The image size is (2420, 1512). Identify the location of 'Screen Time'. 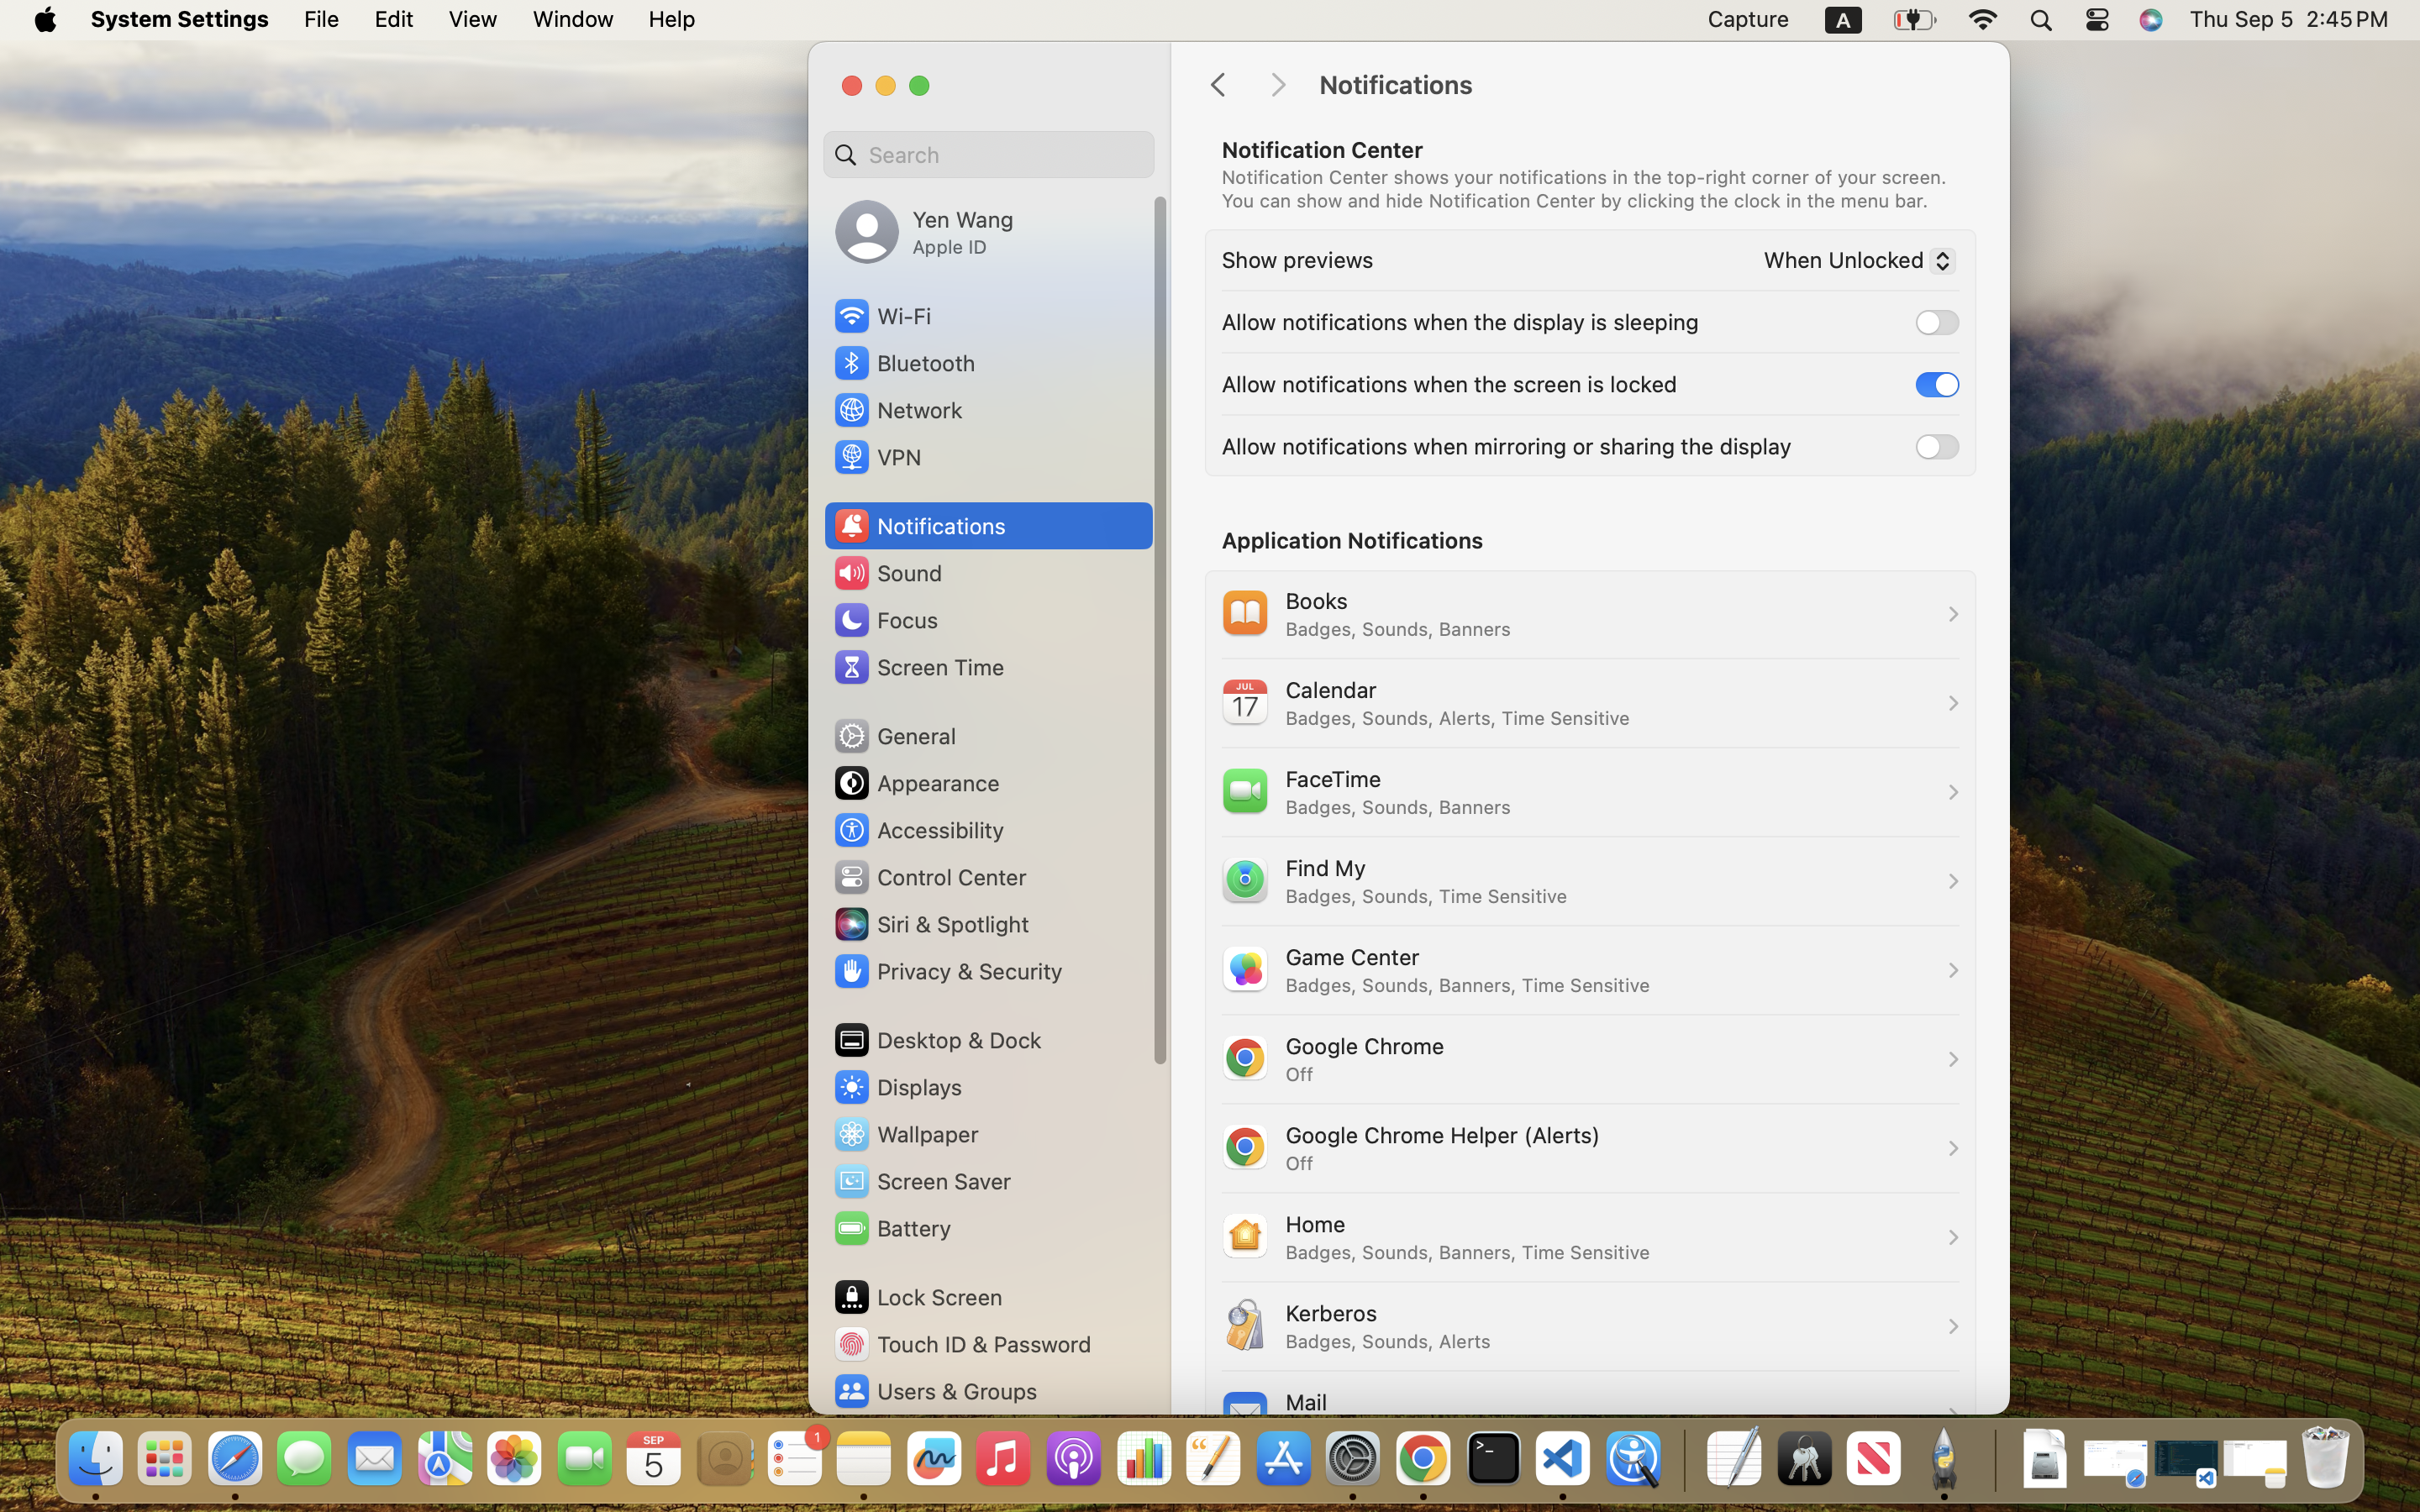
(918, 665).